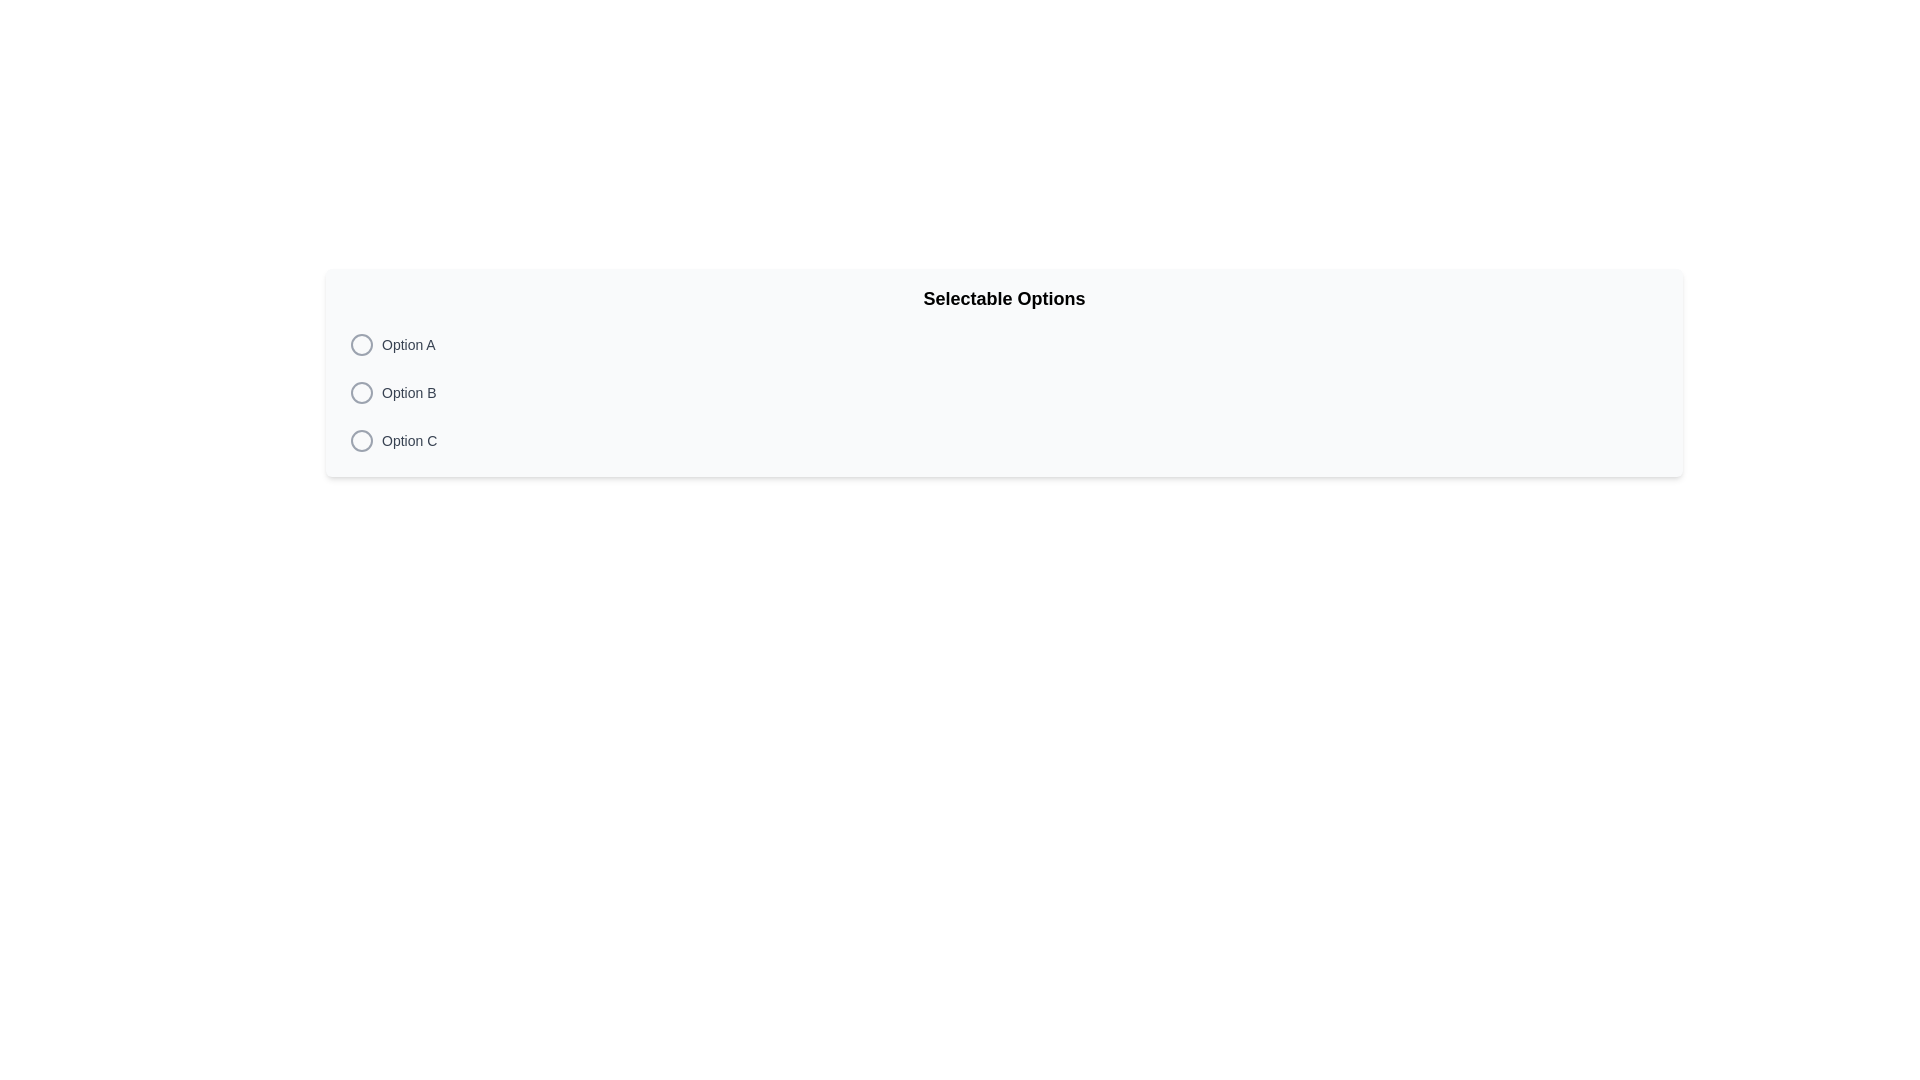  I want to click on the circular radio button with a gray border located to the left of the label 'Option B', so click(361, 393).